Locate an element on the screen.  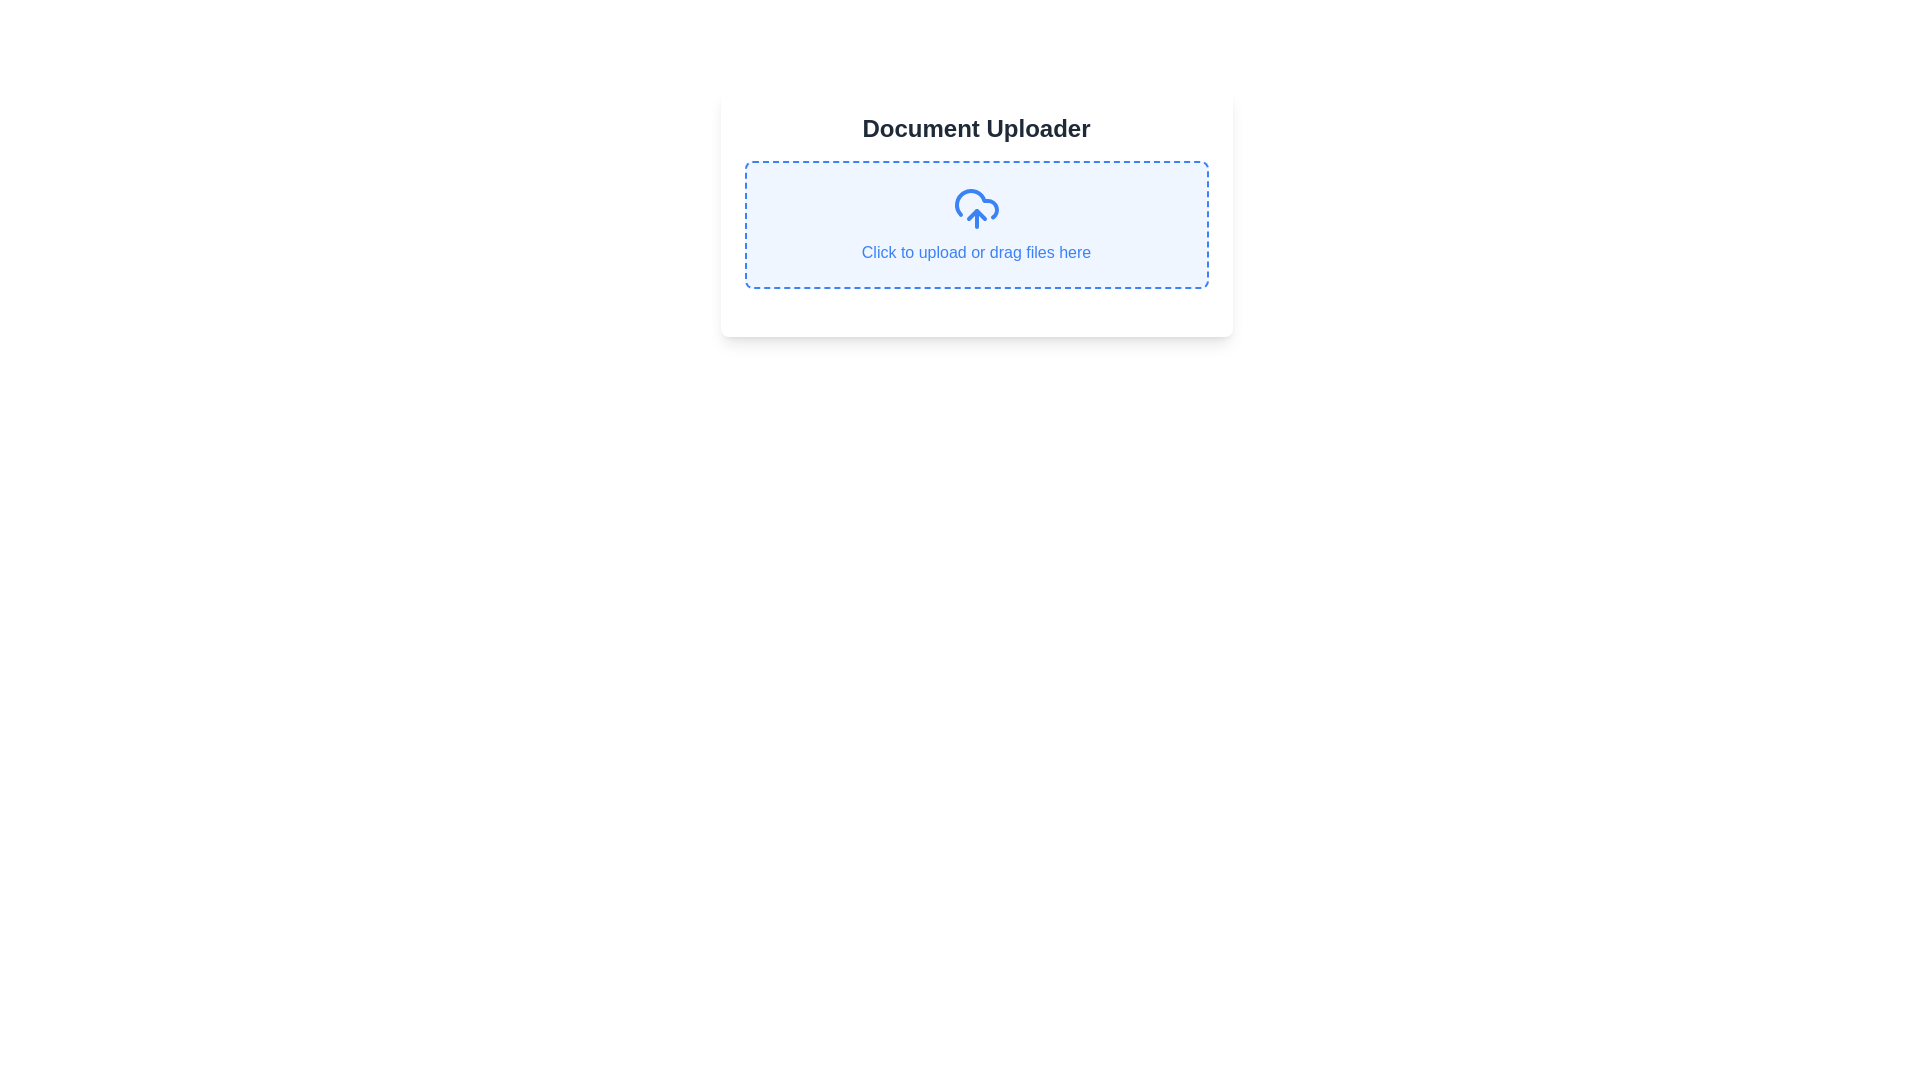
the Interactive file upload zone, which is a rectangular box with a dashed border, a cloud upload icon, and the text 'Click to upload or drag files here'. This element is located below the heading 'Document Uploader' is located at coordinates (976, 224).